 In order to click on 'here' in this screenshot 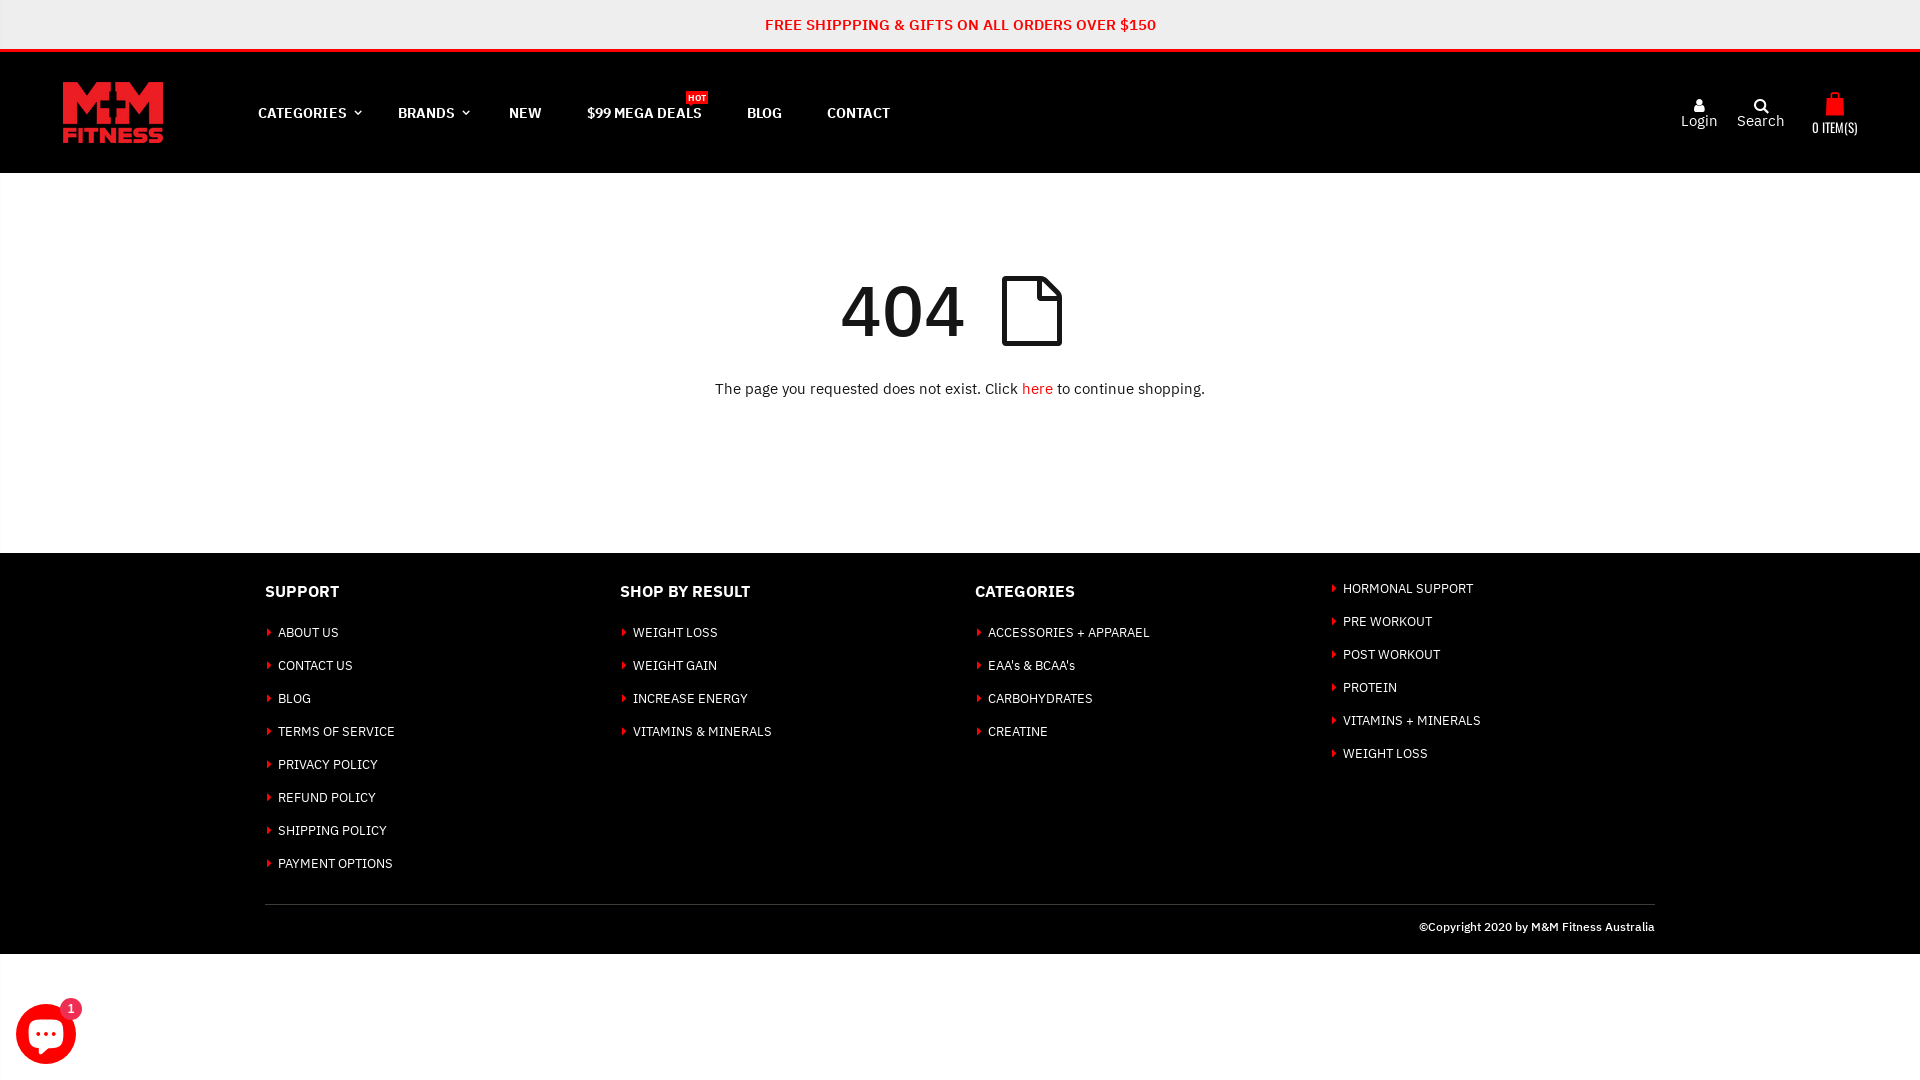, I will do `click(1037, 387)`.